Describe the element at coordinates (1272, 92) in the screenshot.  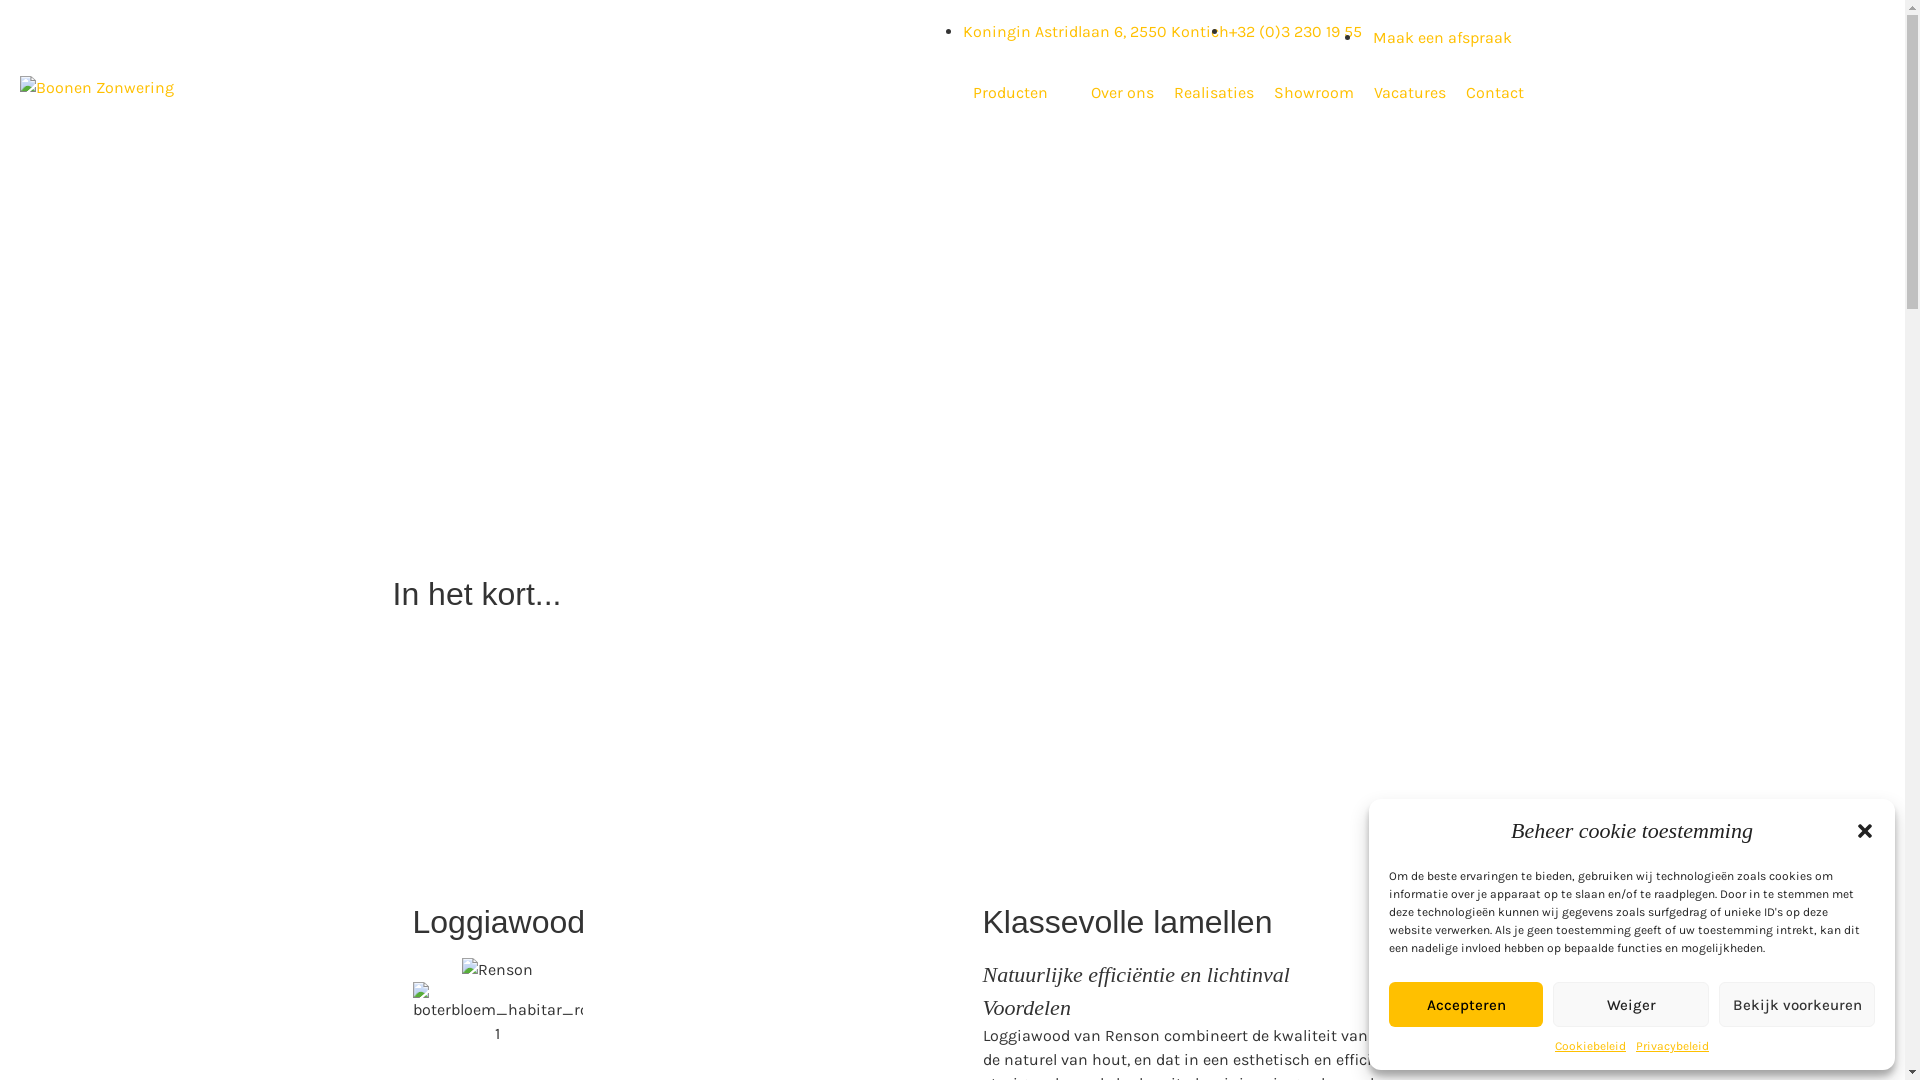
I see `'Showroom'` at that location.